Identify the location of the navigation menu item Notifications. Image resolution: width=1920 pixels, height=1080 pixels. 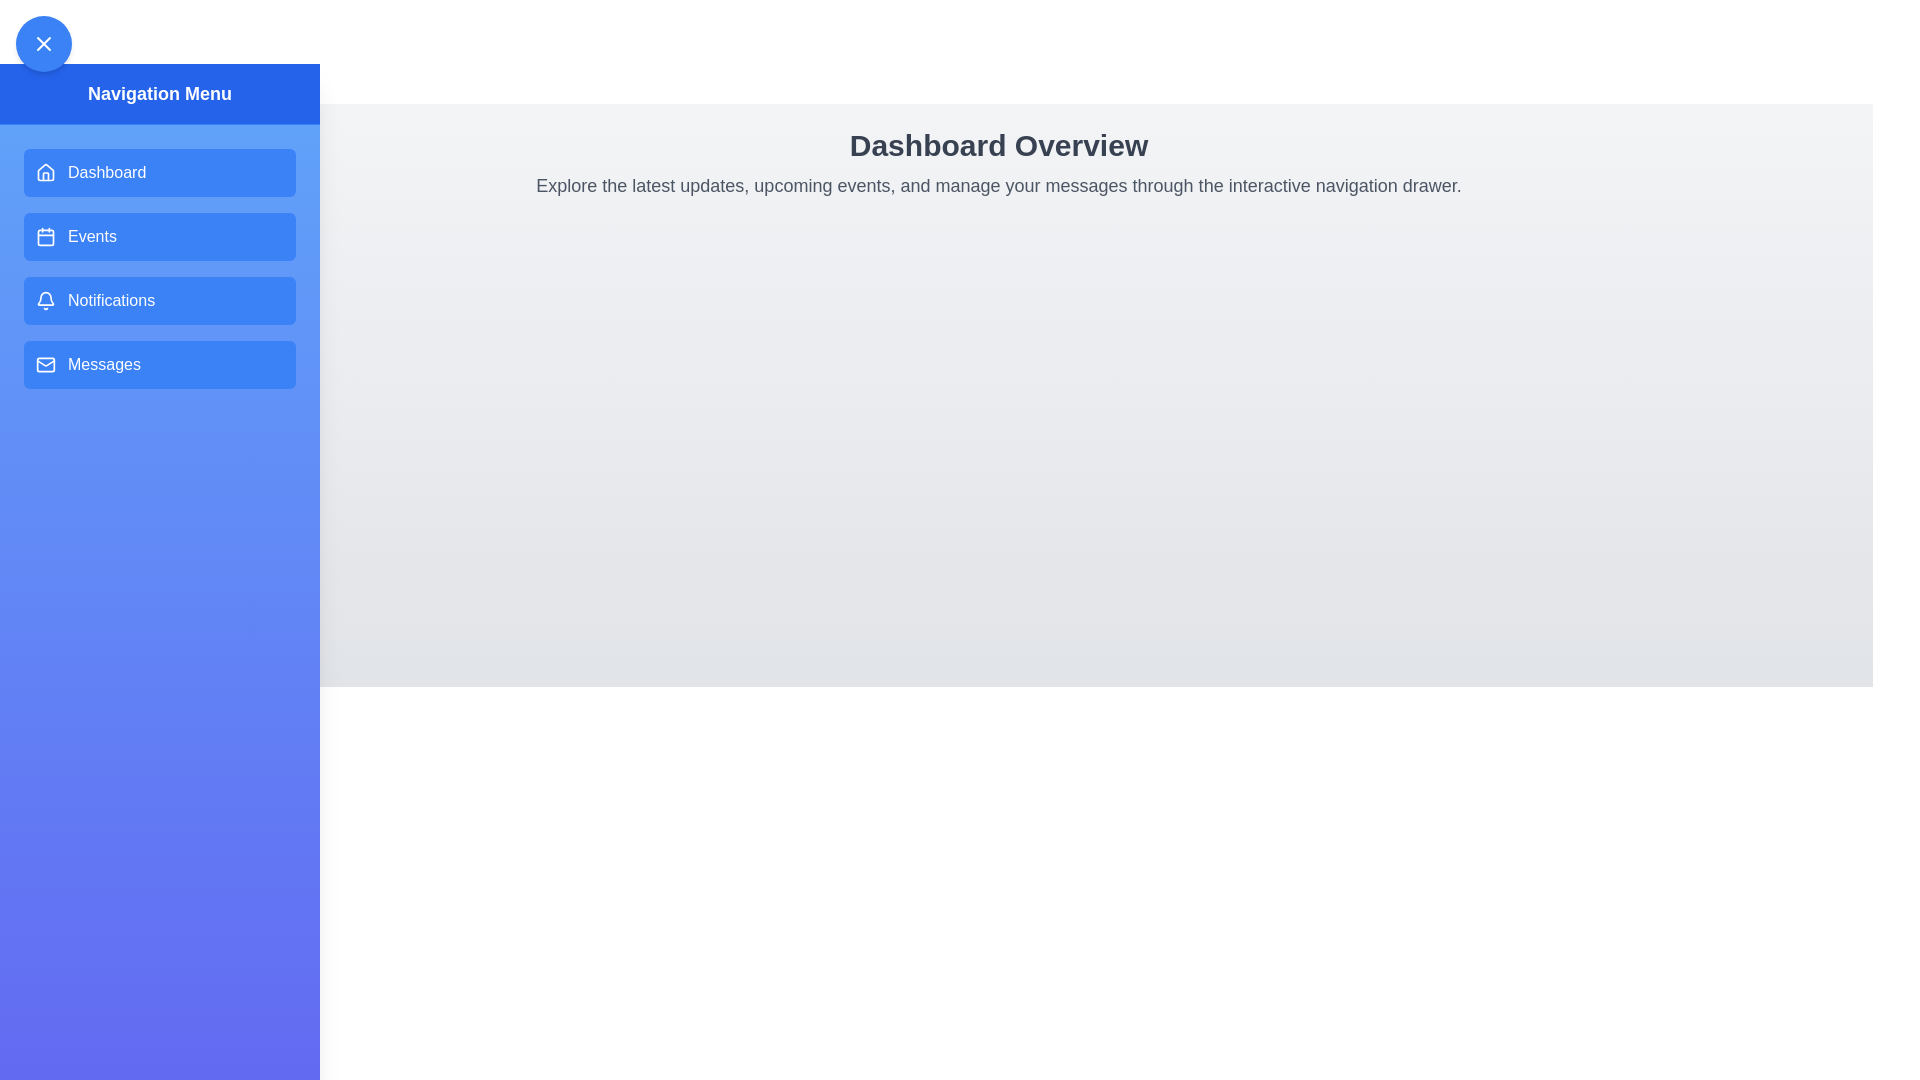
(158, 300).